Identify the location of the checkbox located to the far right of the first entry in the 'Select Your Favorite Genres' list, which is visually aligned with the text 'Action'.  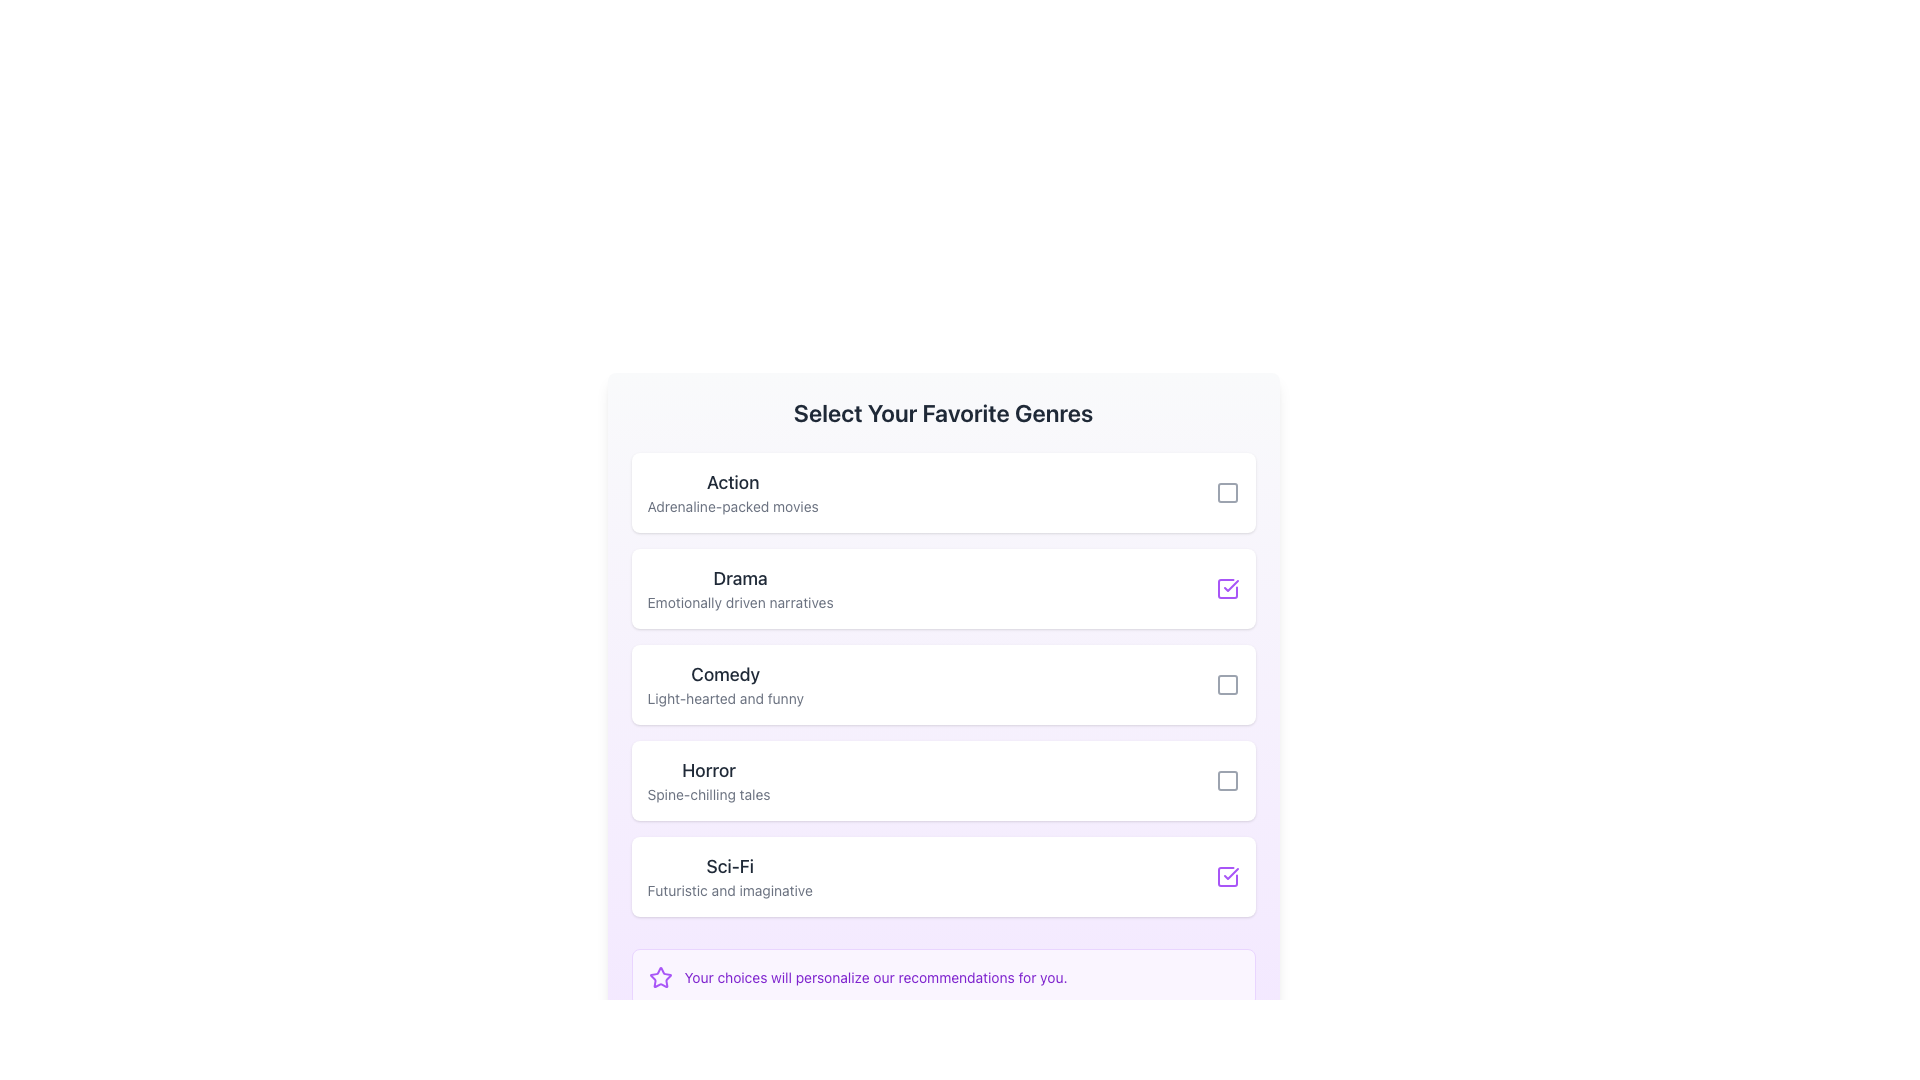
(1226, 493).